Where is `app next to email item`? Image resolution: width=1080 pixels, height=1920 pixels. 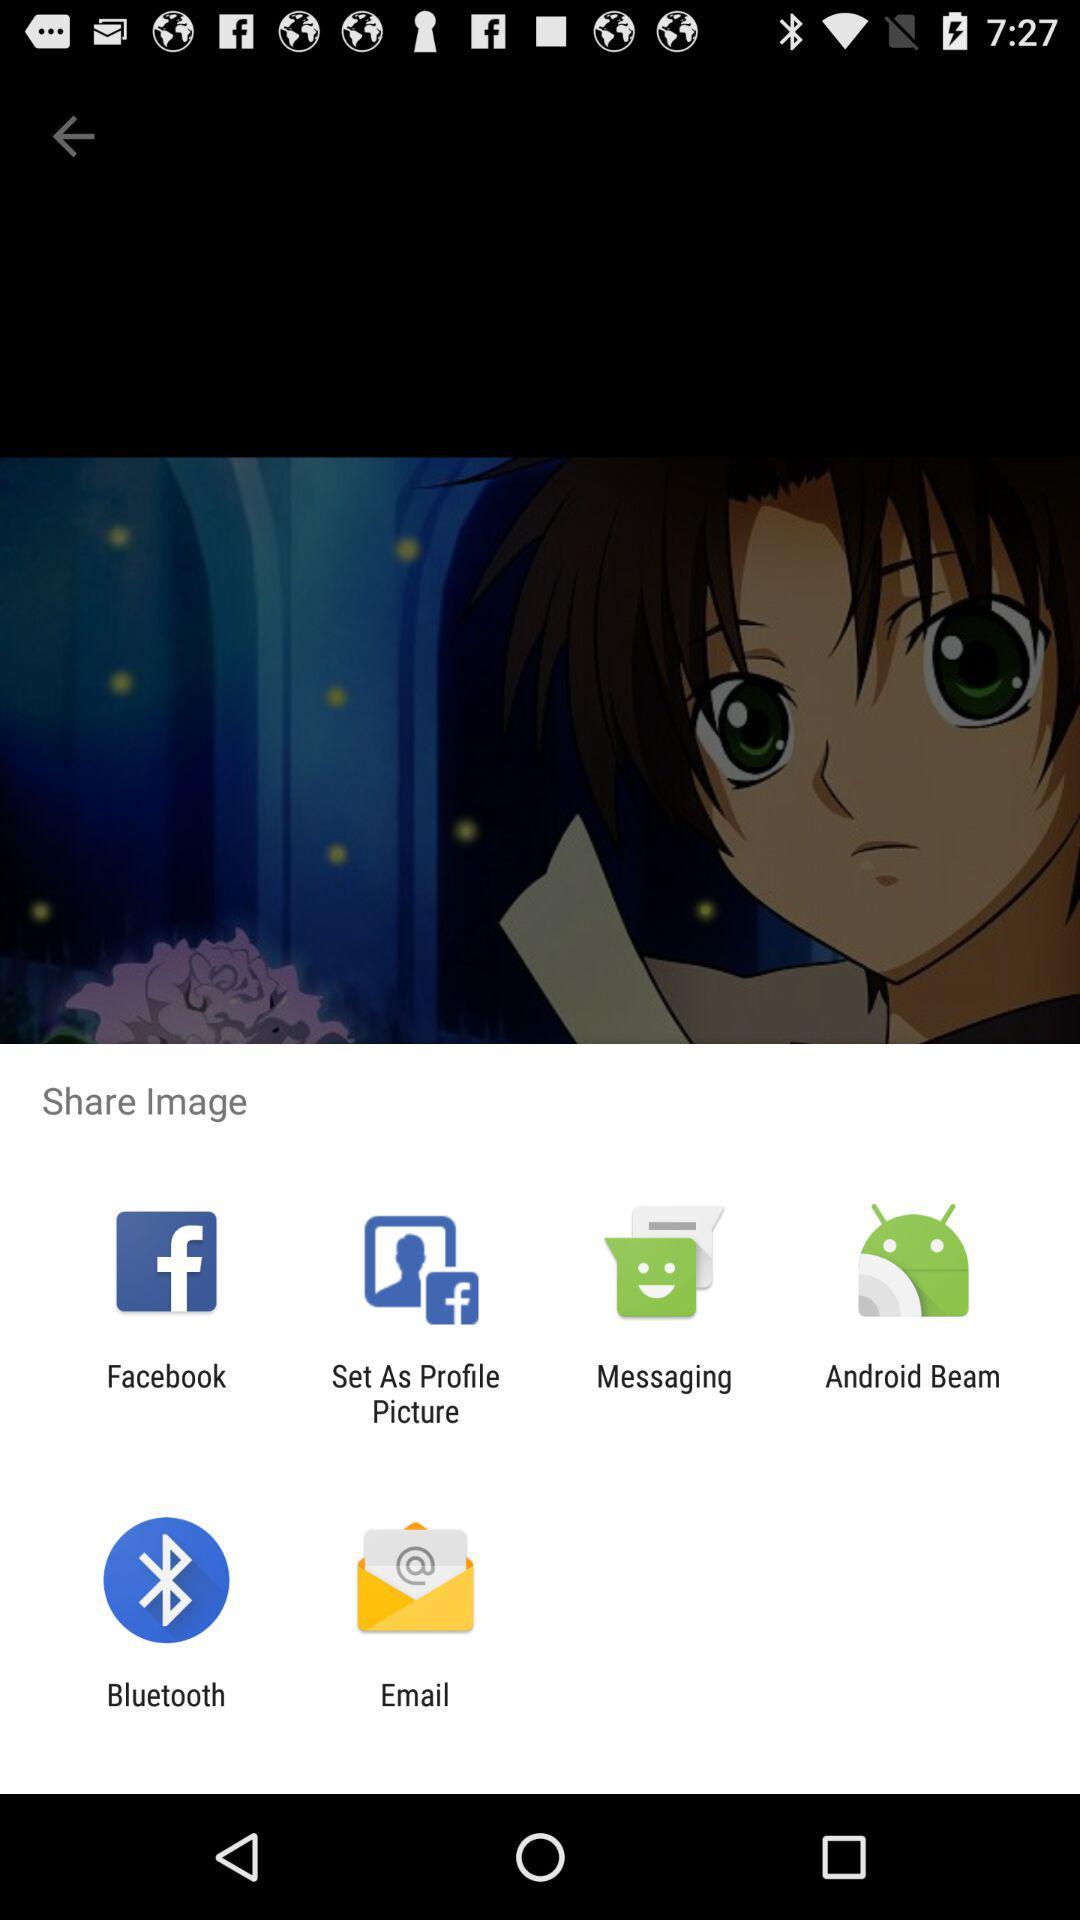
app next to email item is located at coordinates (165, 1711).